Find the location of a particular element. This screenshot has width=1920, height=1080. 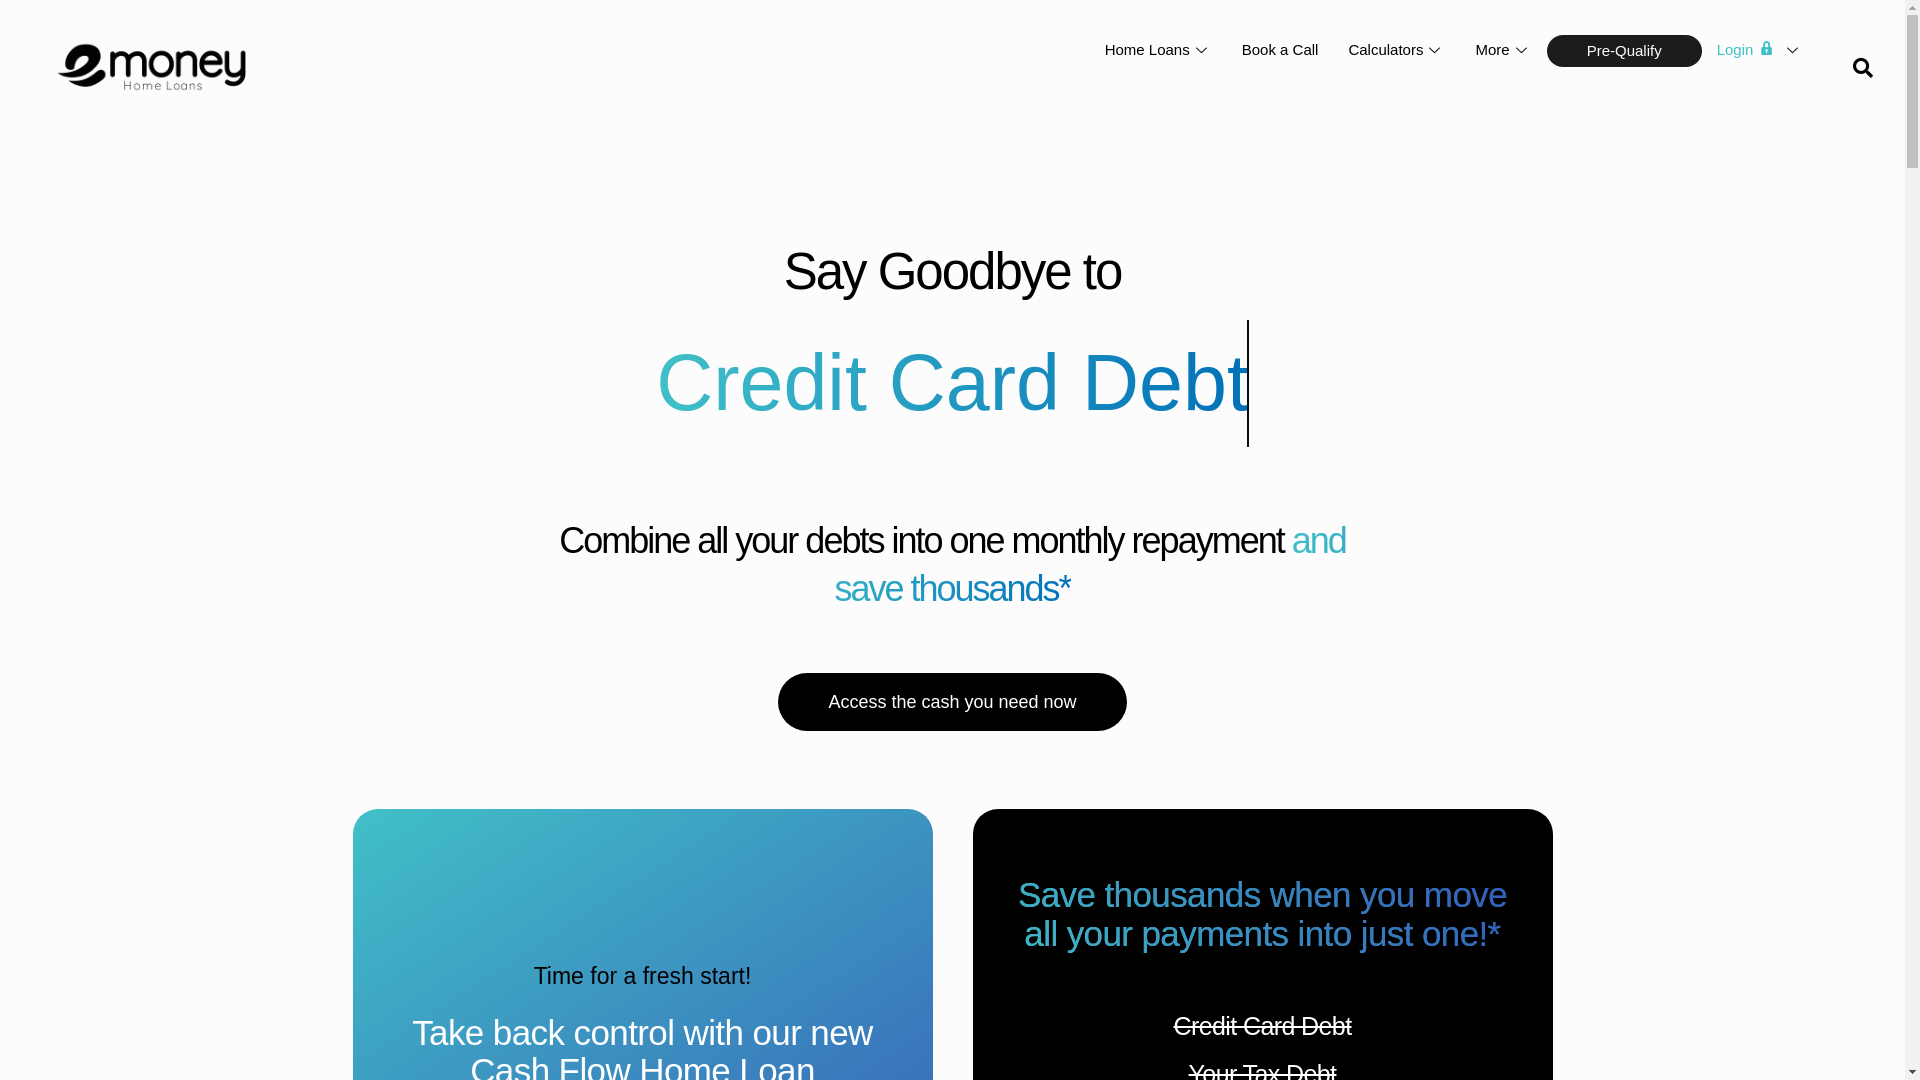

'Home Loans' is located at coordinates (1158, 49).